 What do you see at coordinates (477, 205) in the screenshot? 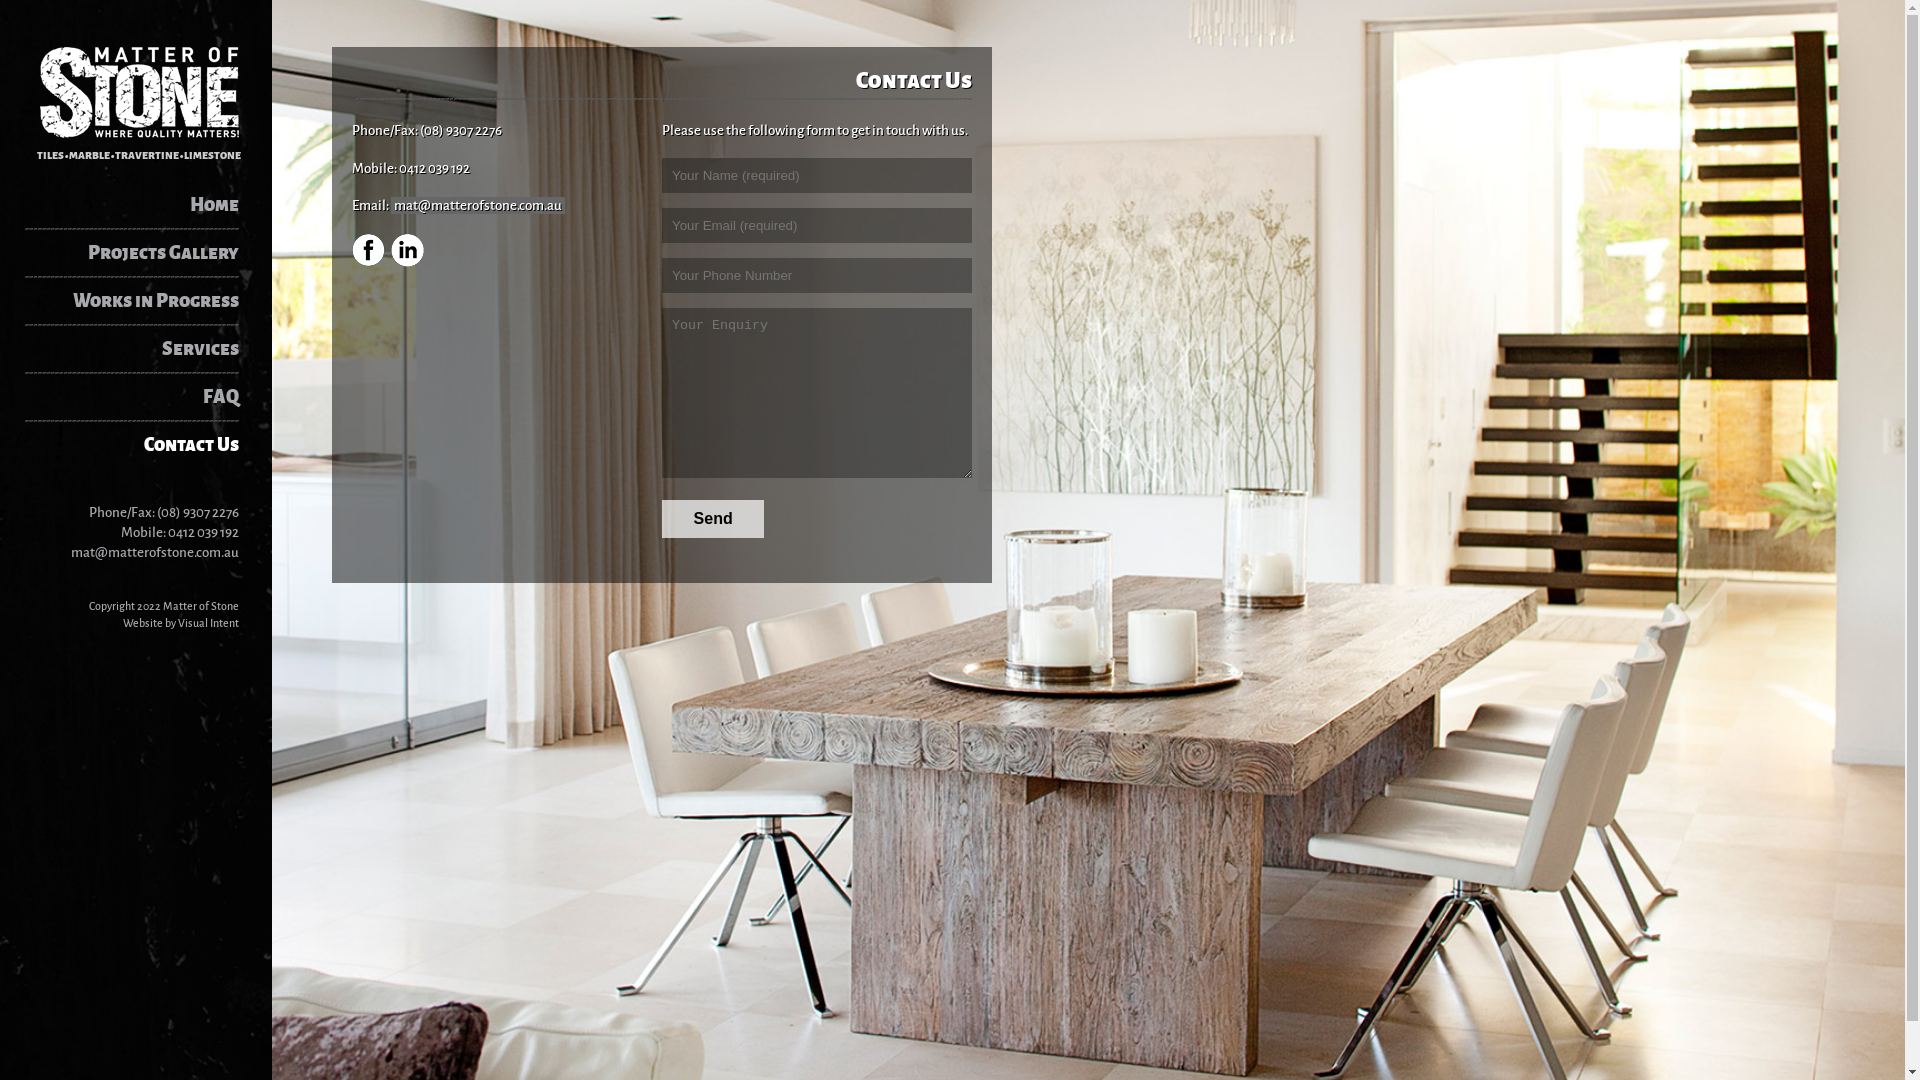
I see `'mat@matterofstone.com.au'` at bounding box center [477, 205].